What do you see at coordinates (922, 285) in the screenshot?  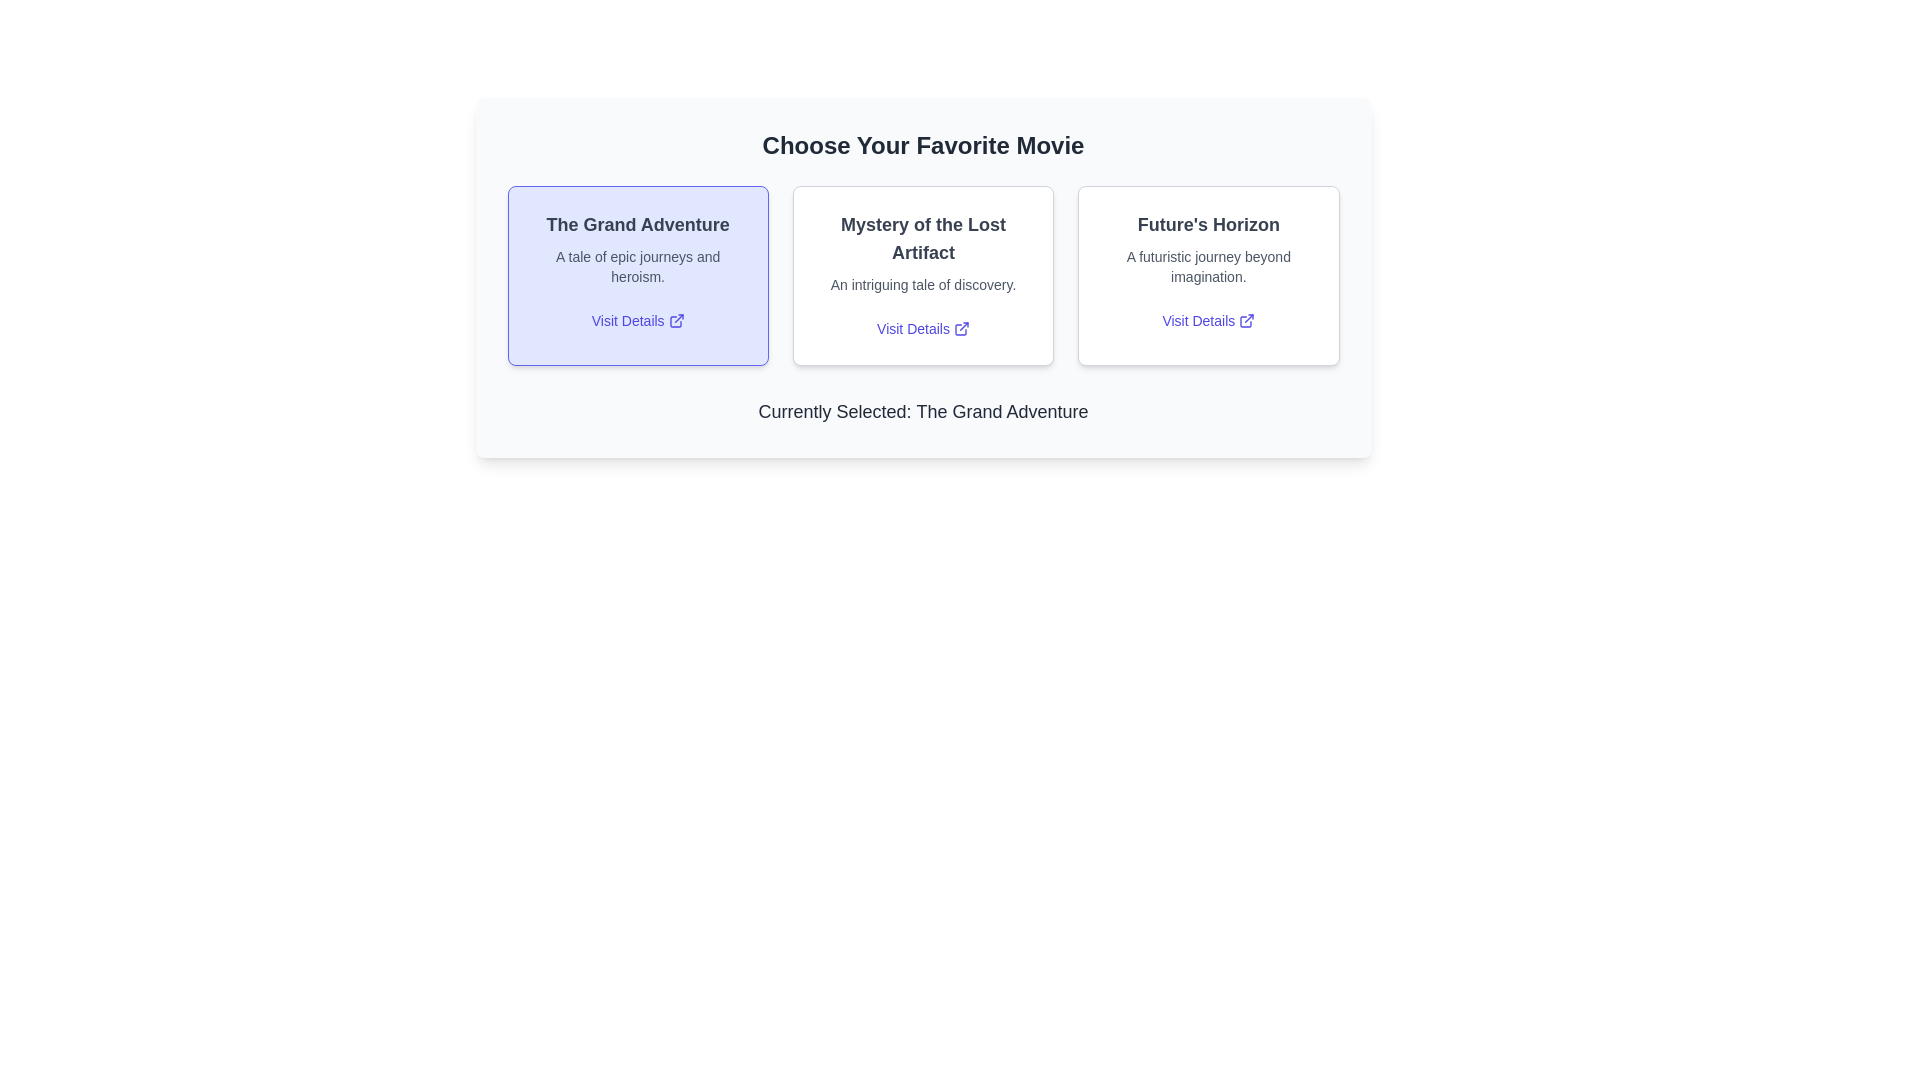 I see `the text component displaying 'An intriguing tale of discovery.' which is styled with a smaller font size` at bounding box center [922, 285].